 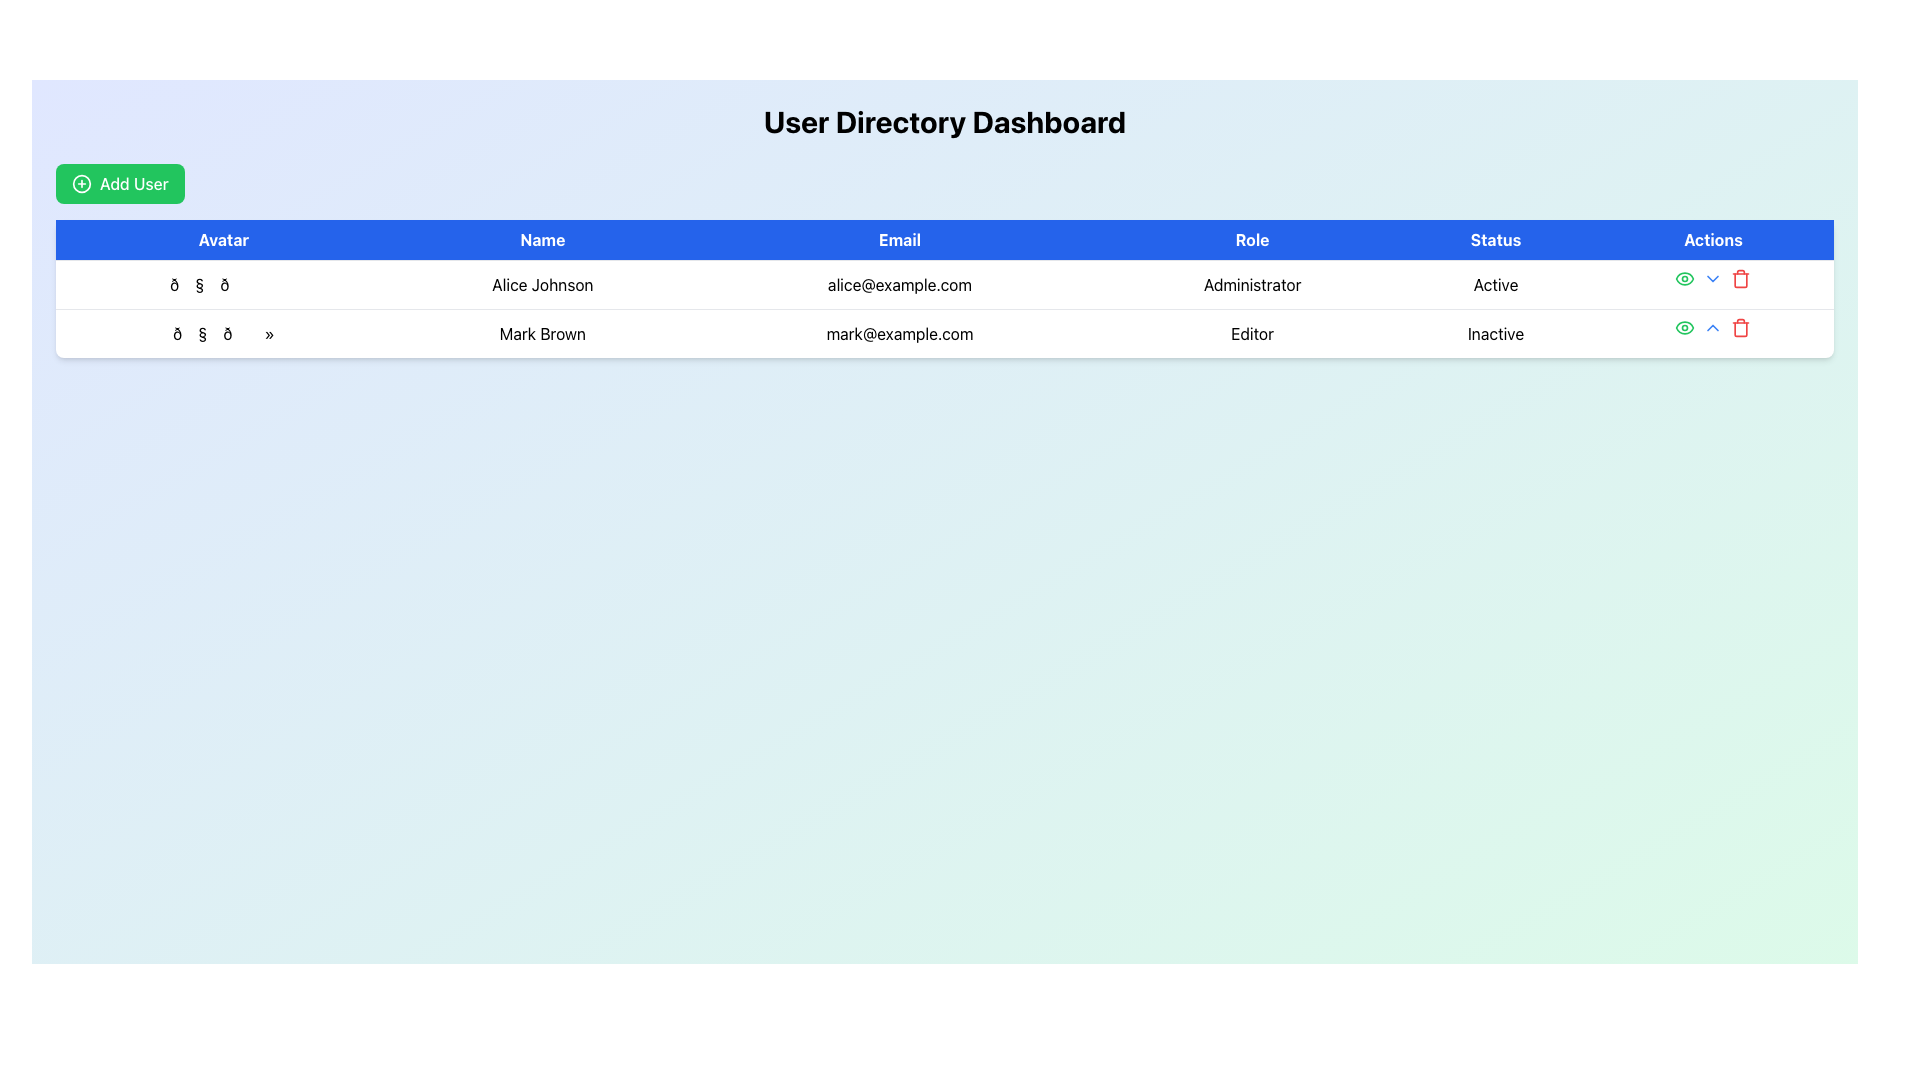 What do you see at coordinates (542, 285) in the screenshot?
I see `the text label displaying the name 'Alice Johnson', which is located in the second column of the first row of the table` at bounding box center [542, 285].